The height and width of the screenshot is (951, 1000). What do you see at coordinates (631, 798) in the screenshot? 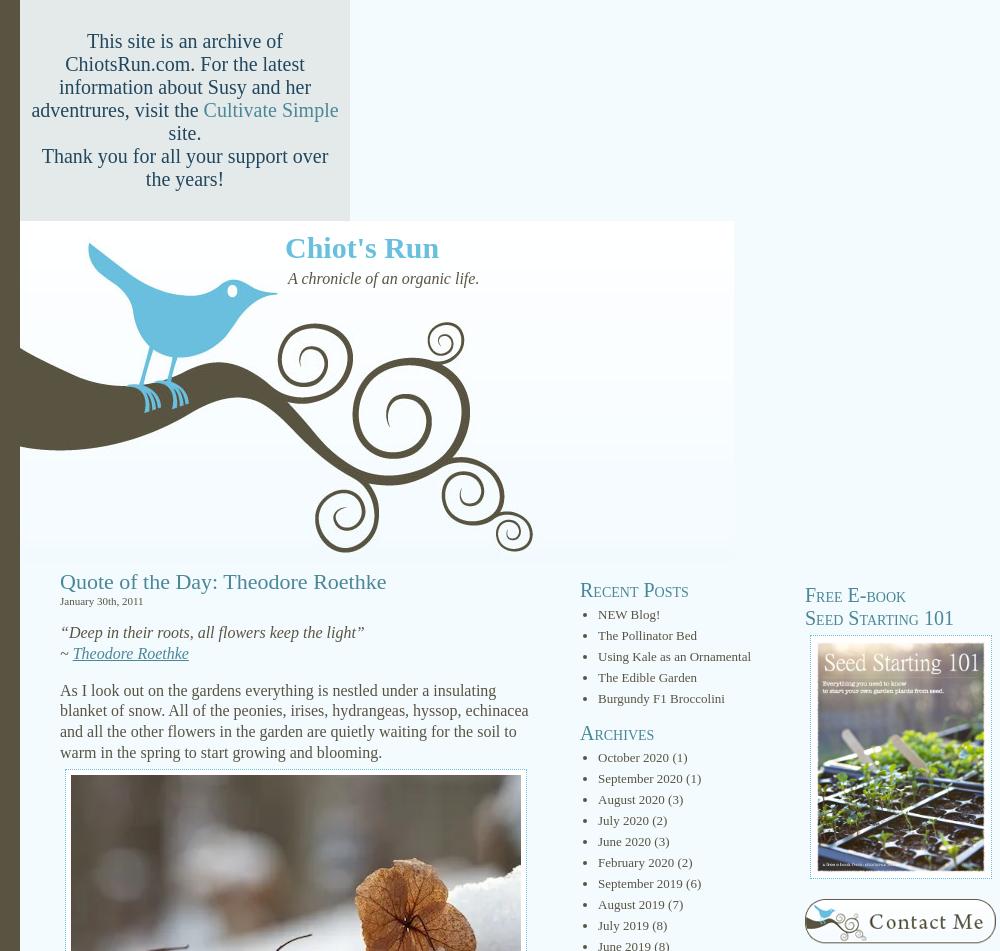
I see `'August 2020'` at bounding box center [631, 798].